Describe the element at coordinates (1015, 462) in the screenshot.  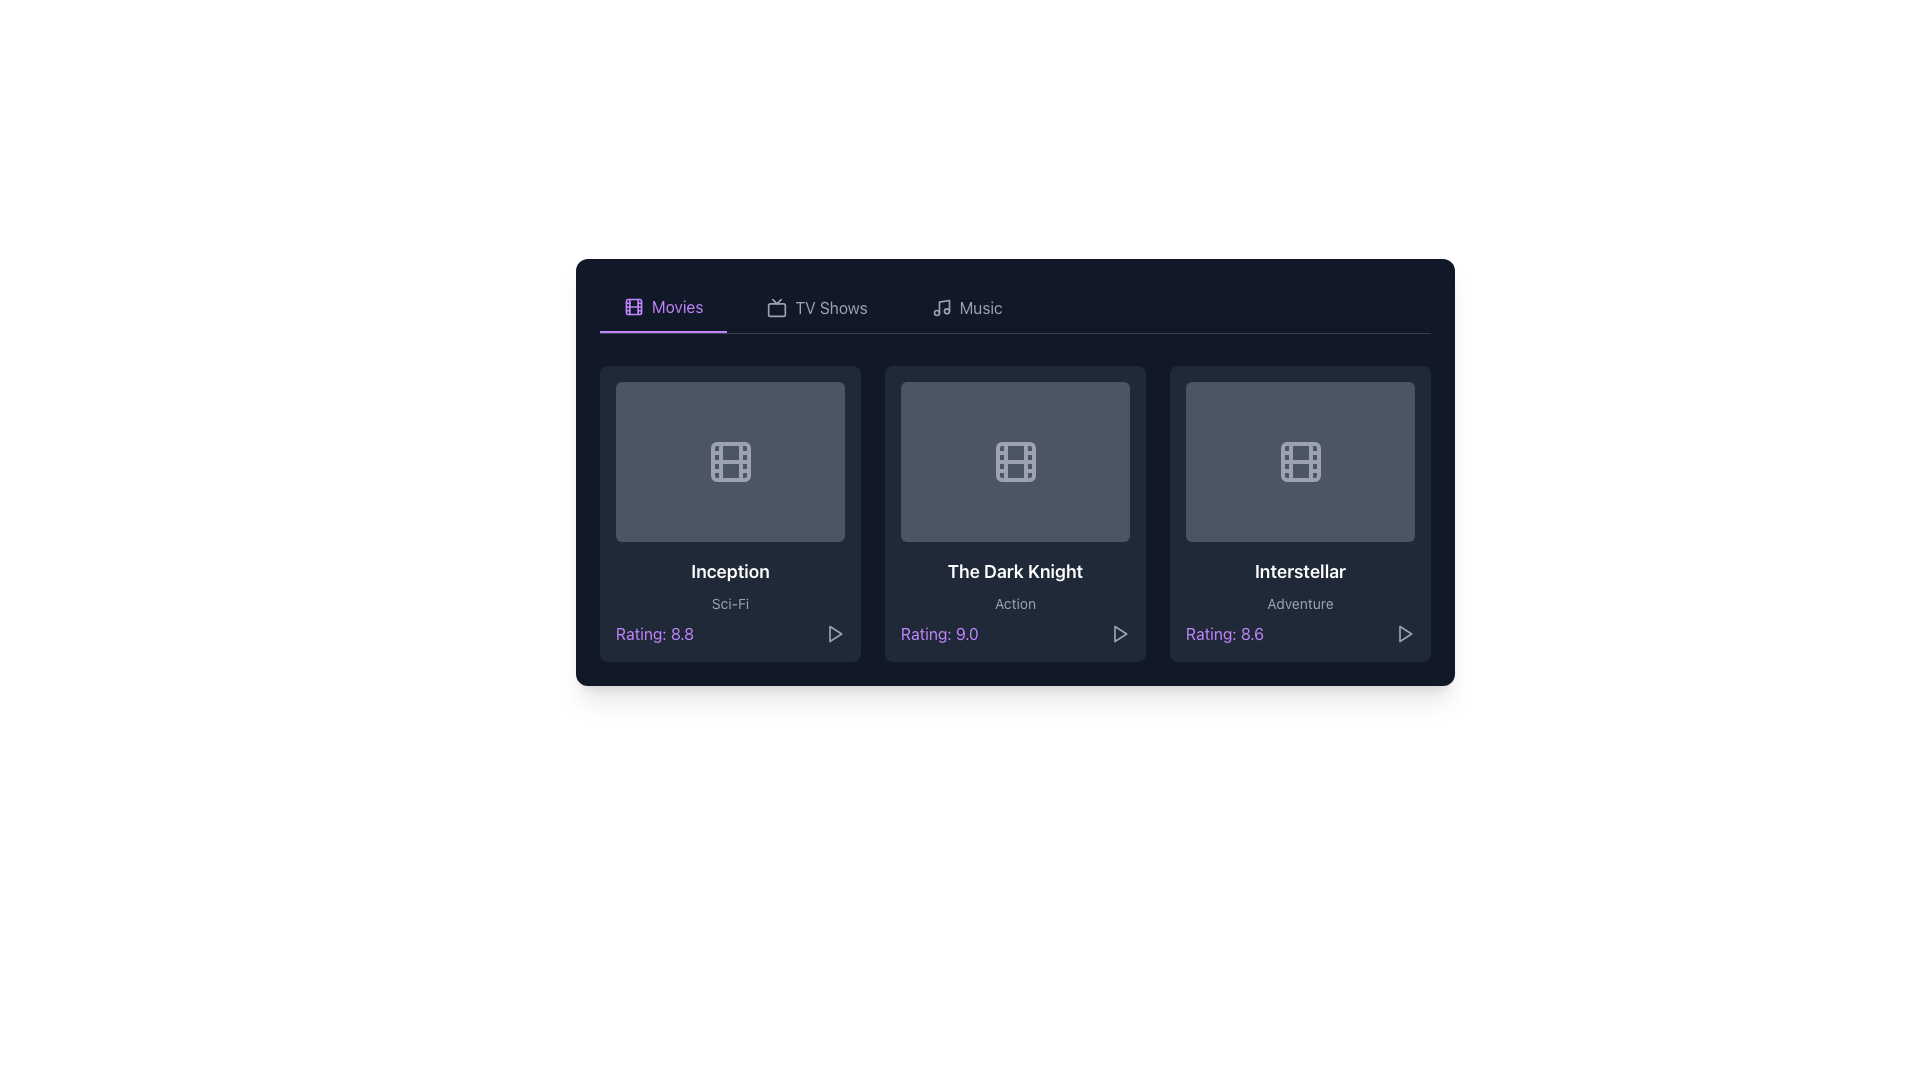
I see `the Decoration component (SVG rectangle) within the film reel icon for 'The Dark Knight', which is centrally positioned in the card` at that location.